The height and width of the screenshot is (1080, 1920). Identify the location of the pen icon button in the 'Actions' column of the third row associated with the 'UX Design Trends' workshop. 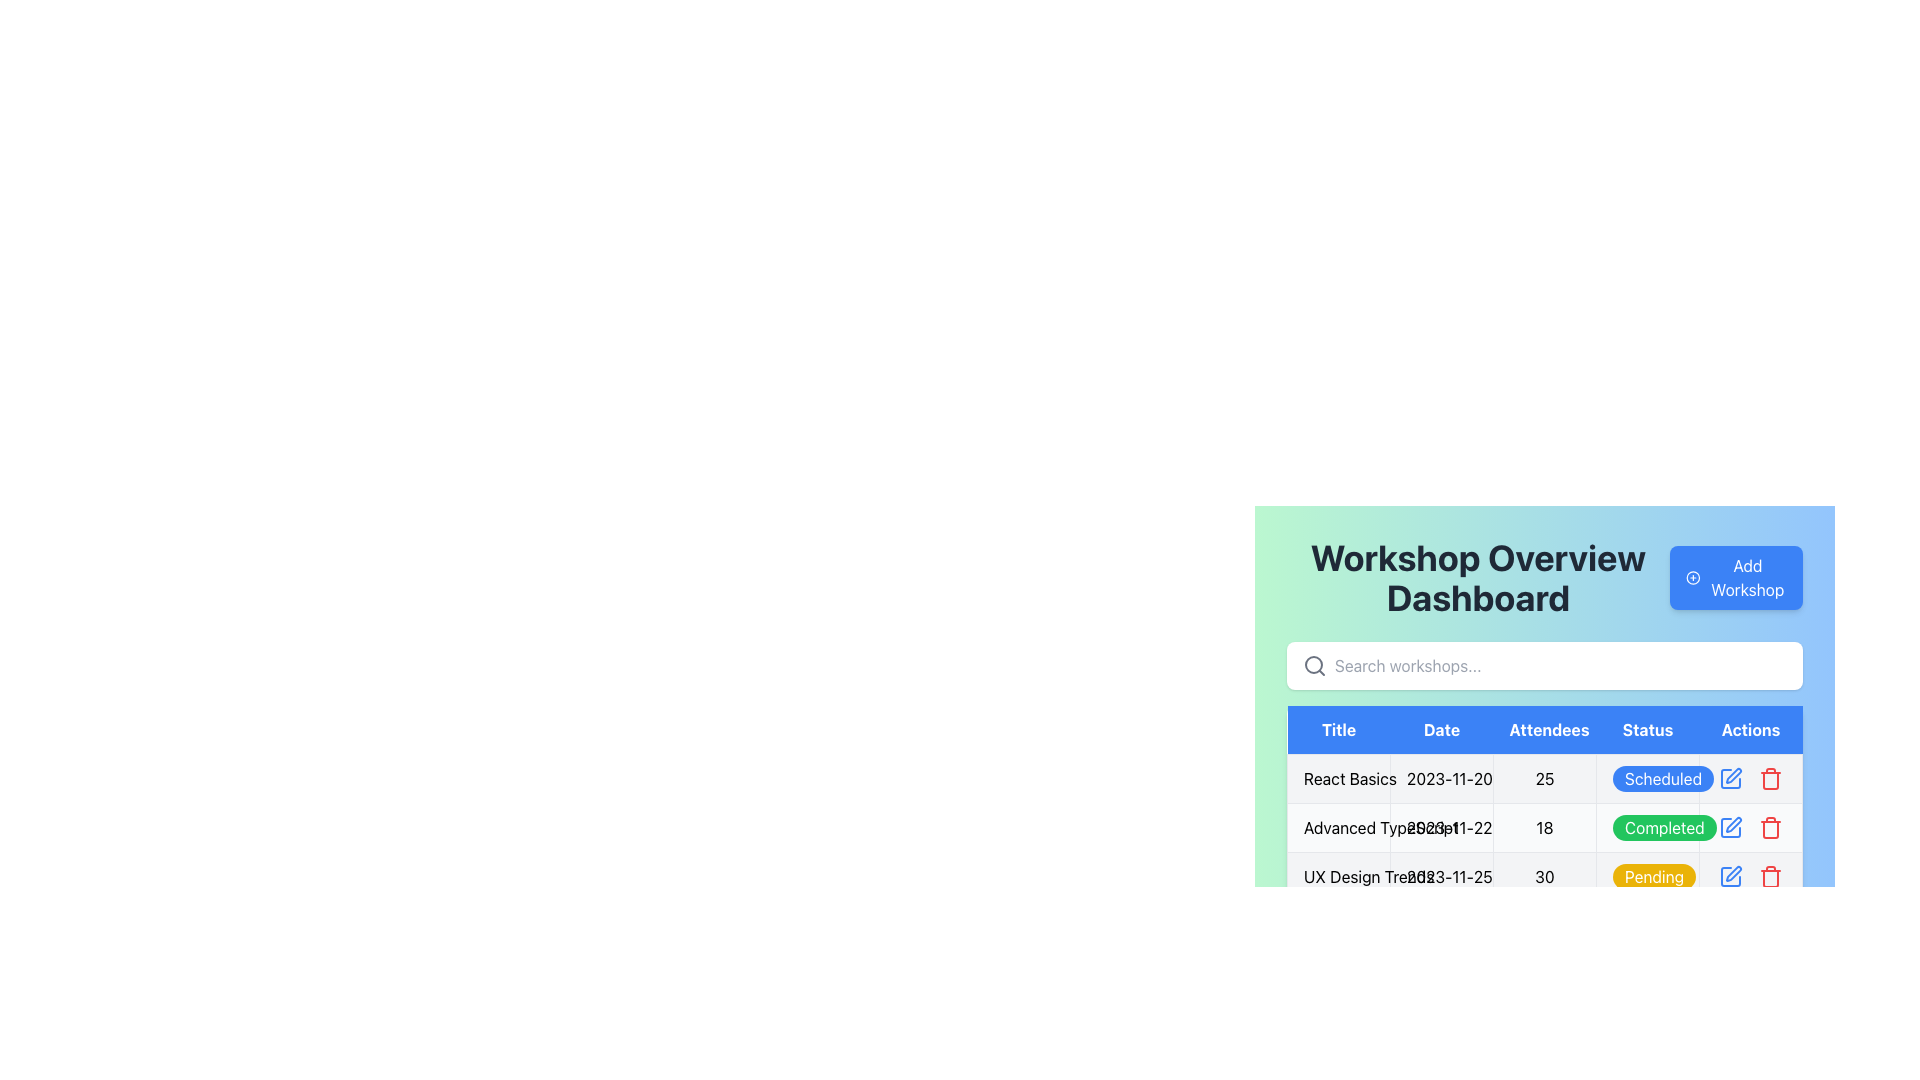
(1732, 873).